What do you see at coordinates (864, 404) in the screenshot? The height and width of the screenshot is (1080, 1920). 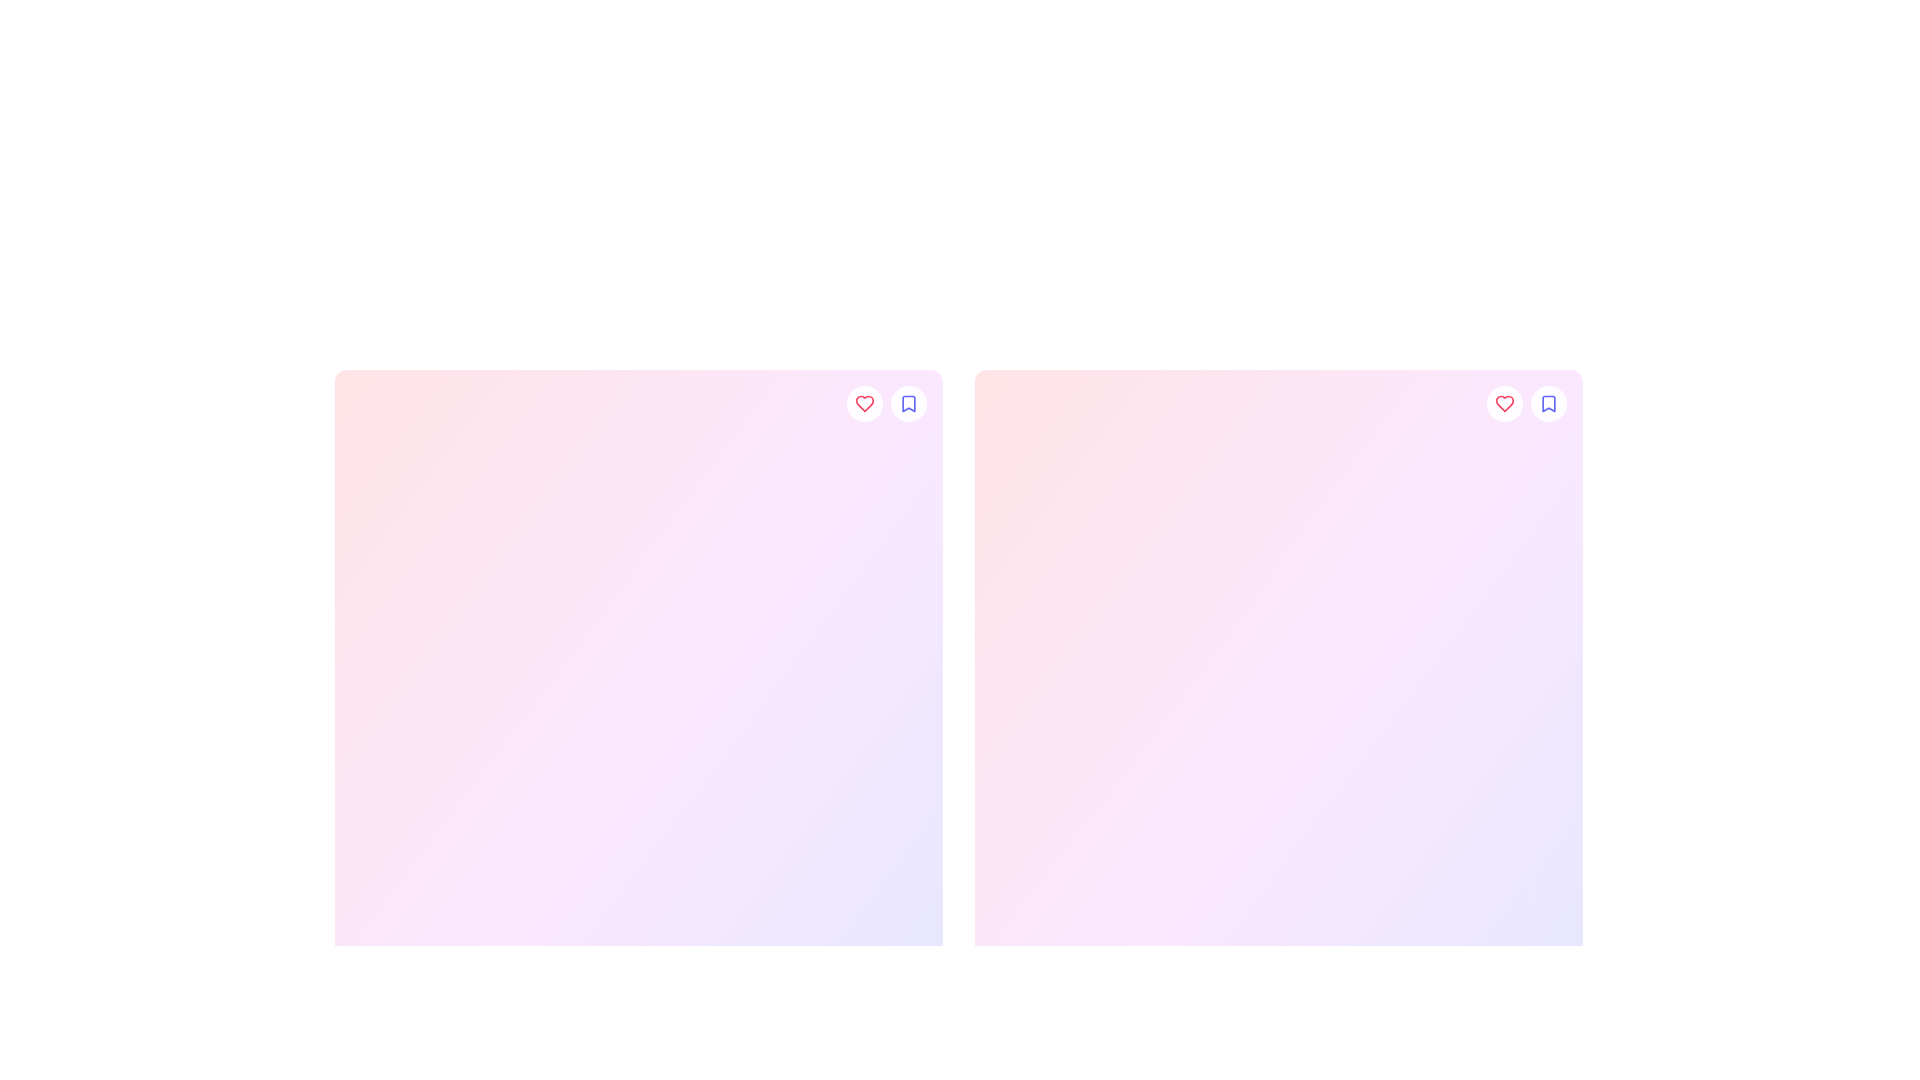 I see `the circular button with a white background and a red heart icon` at bounding box center [864, 404].